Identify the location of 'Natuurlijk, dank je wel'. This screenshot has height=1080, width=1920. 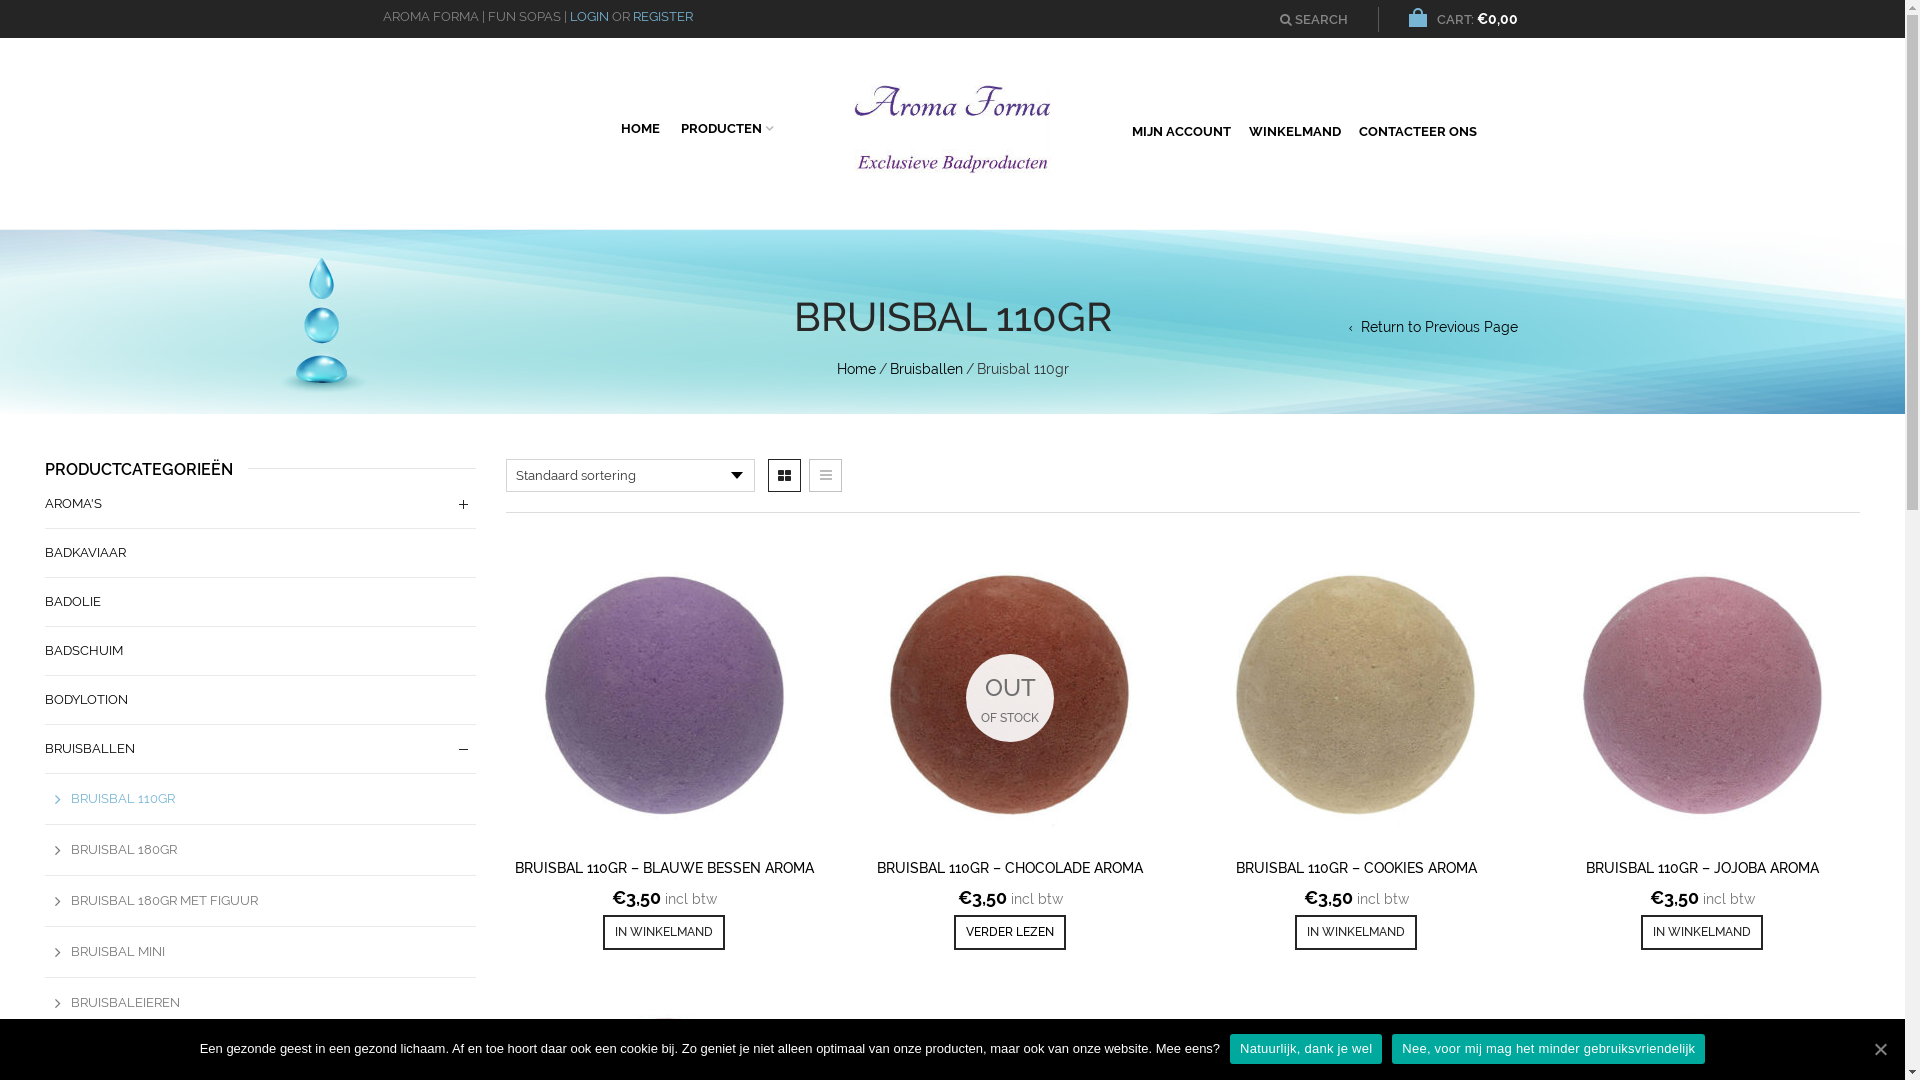
(1305, 1048).